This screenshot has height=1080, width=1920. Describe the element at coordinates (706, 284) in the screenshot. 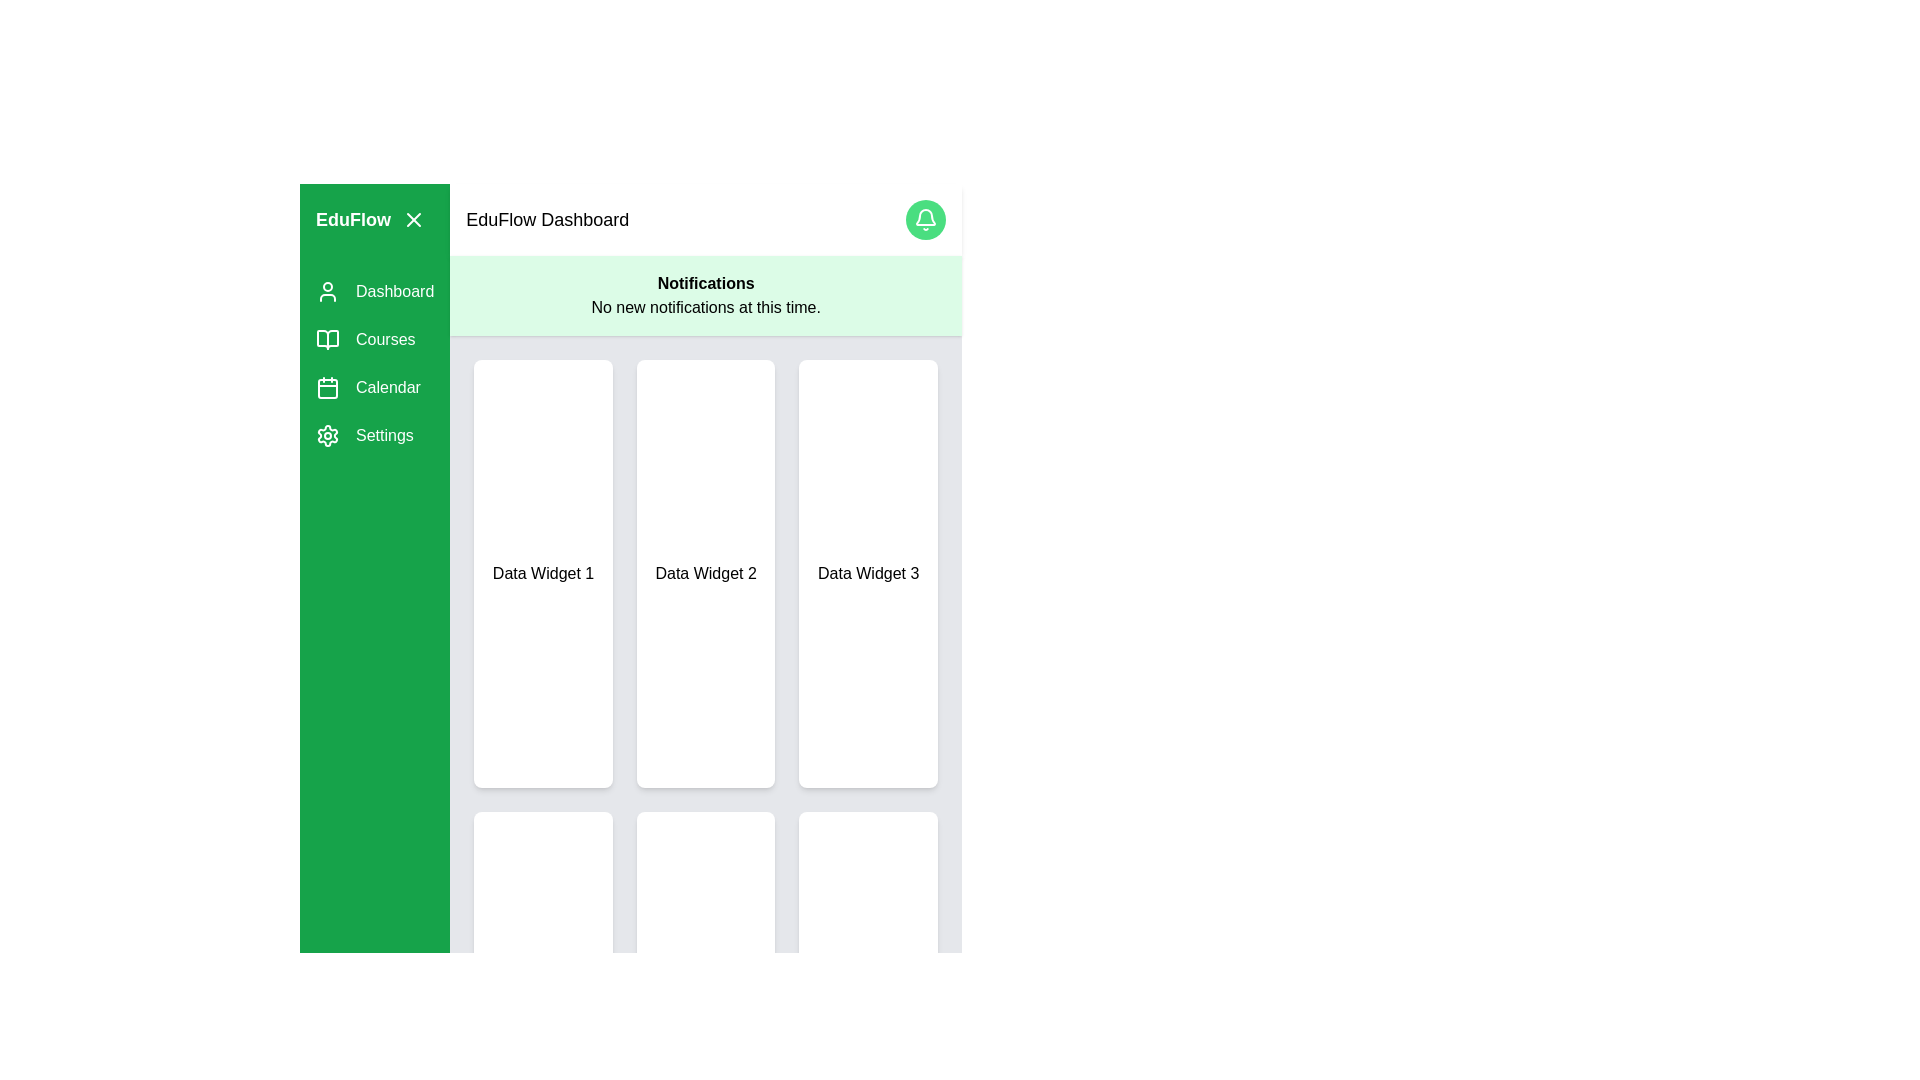

I see `the 'Notifications' text label, which is displayed in bold at the top middle of the notification panel with a light green background` at that location.